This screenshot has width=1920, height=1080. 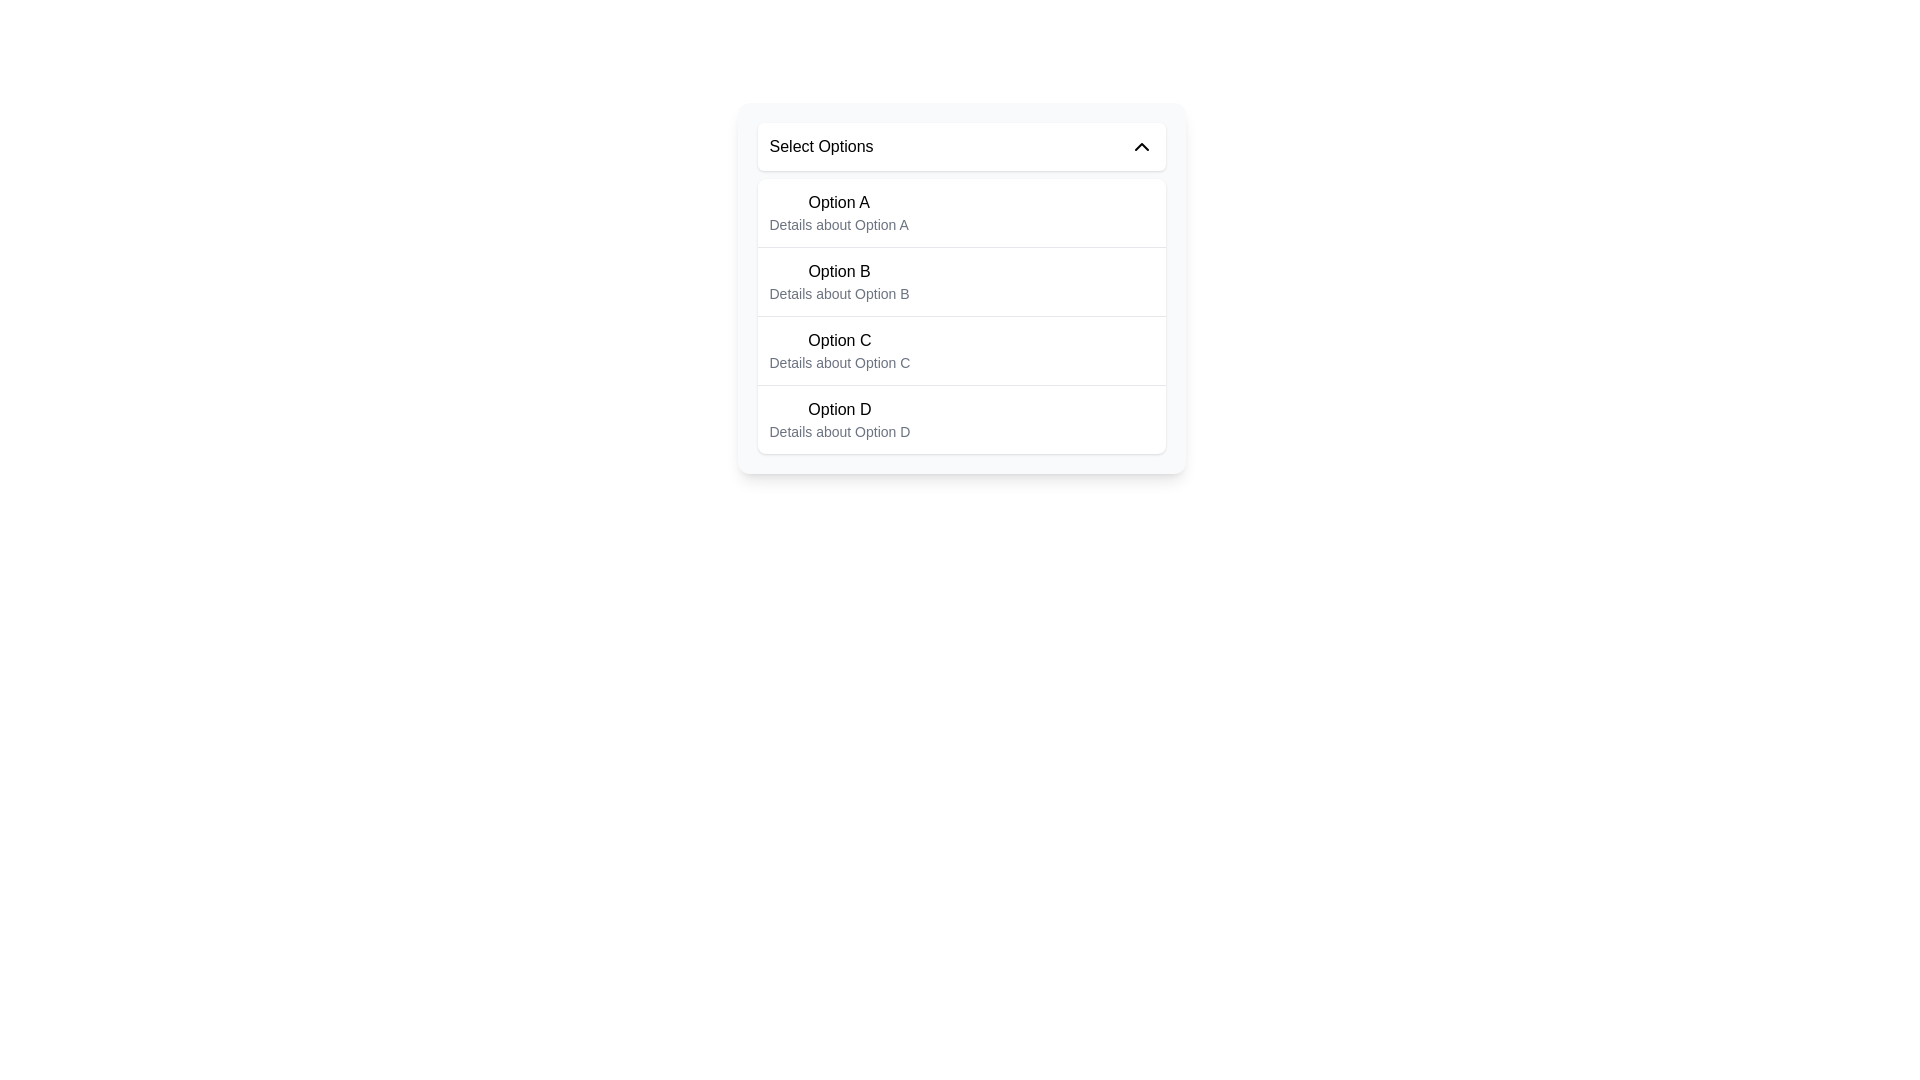 I want to click on the first list item 'Option A' in the dropdown menu, so click(x=961, y=212).